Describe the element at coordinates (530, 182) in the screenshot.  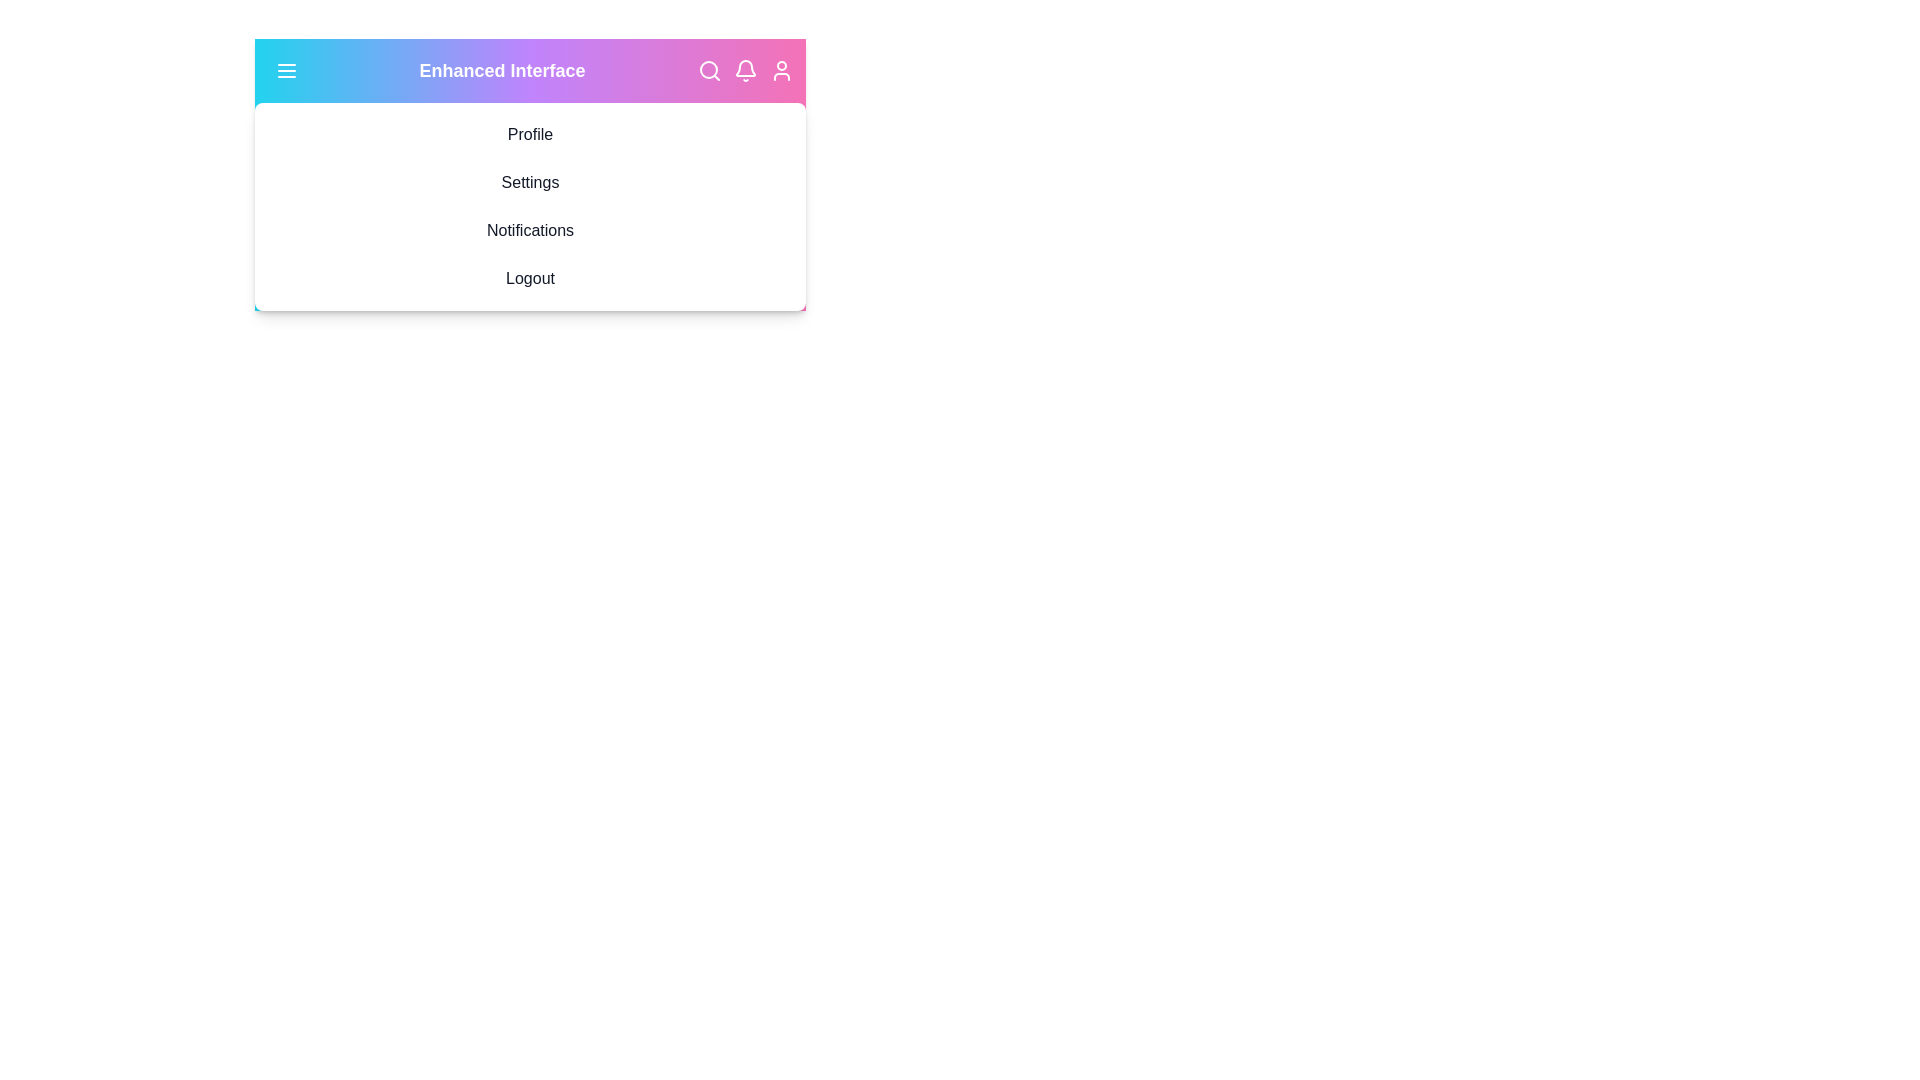
I see `the dropdown menu option Settings by clicking it` at that location.